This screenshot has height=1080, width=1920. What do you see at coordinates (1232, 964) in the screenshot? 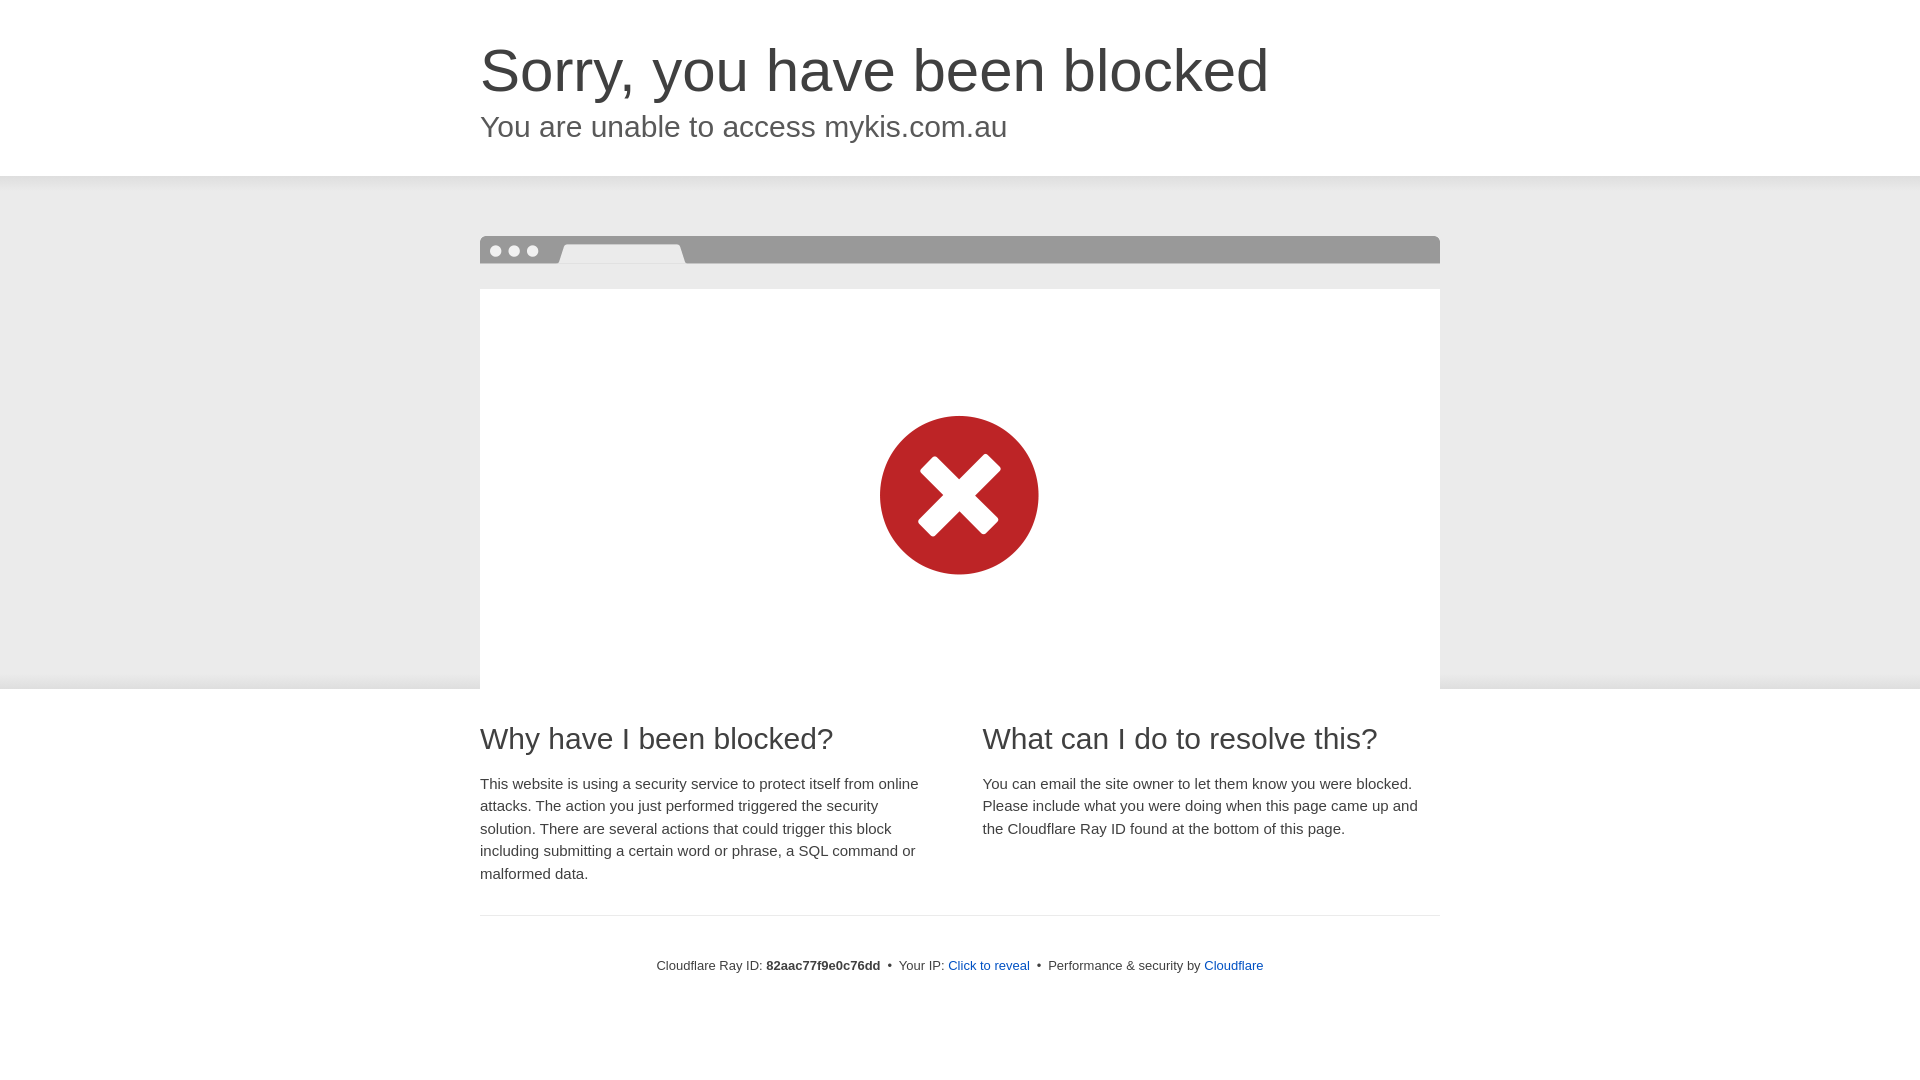
I see `'Cloudflare'` at bounding box center [1232, 964].